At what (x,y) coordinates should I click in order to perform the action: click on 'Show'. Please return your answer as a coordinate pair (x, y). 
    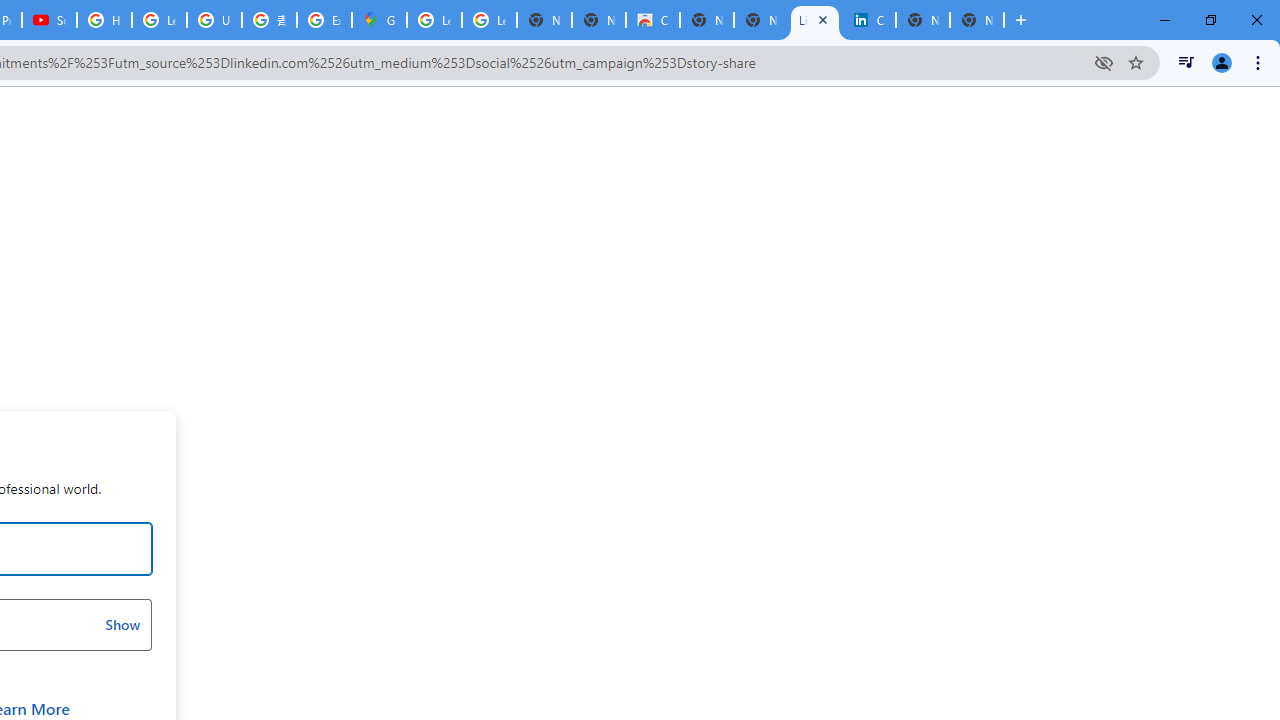
    Looking at the image, I should click on (121, 623).